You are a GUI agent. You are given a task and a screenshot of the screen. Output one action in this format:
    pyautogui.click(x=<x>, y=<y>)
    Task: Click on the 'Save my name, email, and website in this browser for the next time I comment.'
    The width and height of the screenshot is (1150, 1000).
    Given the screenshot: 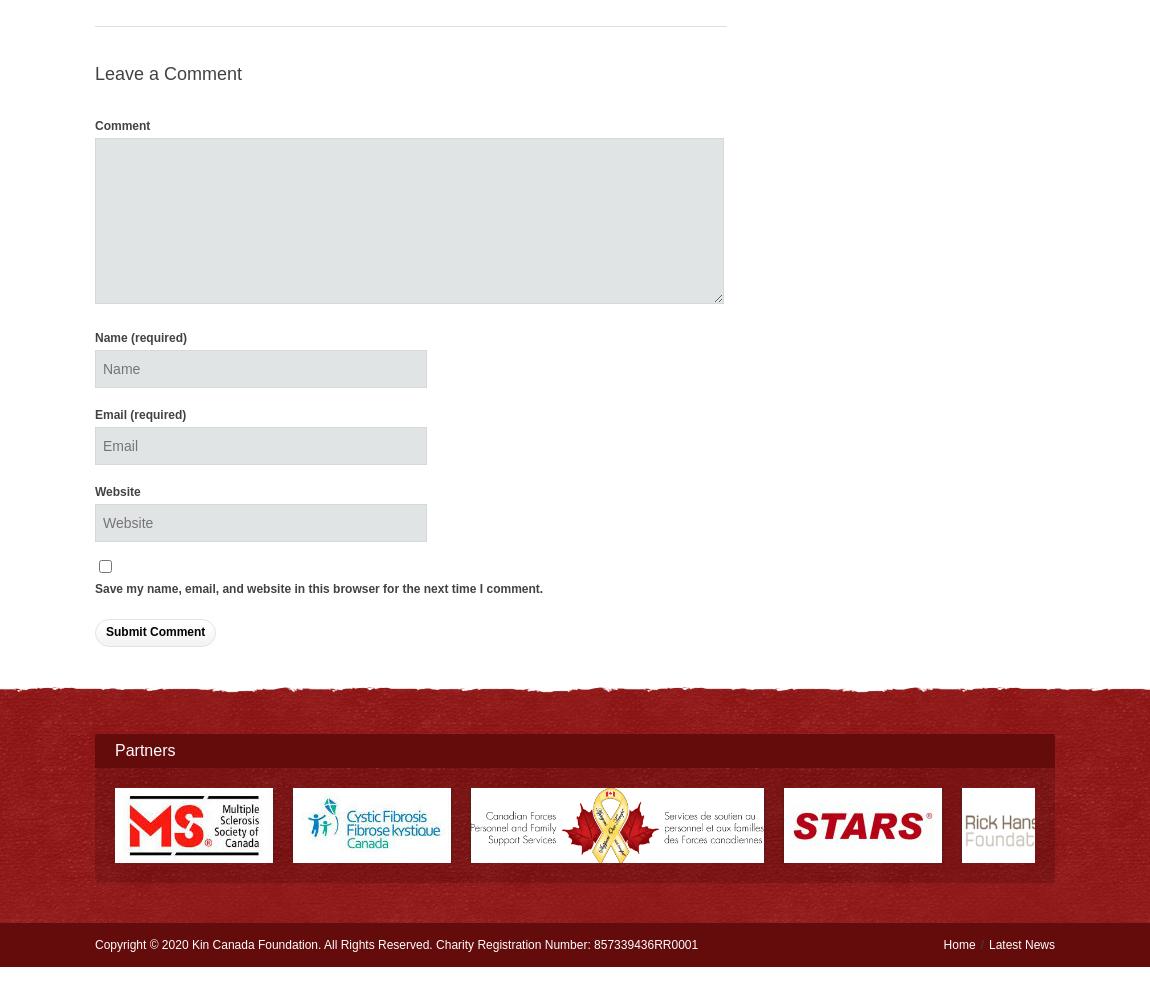 What is the action you would take?
    pyautogui.click(x=319, y=588)
    